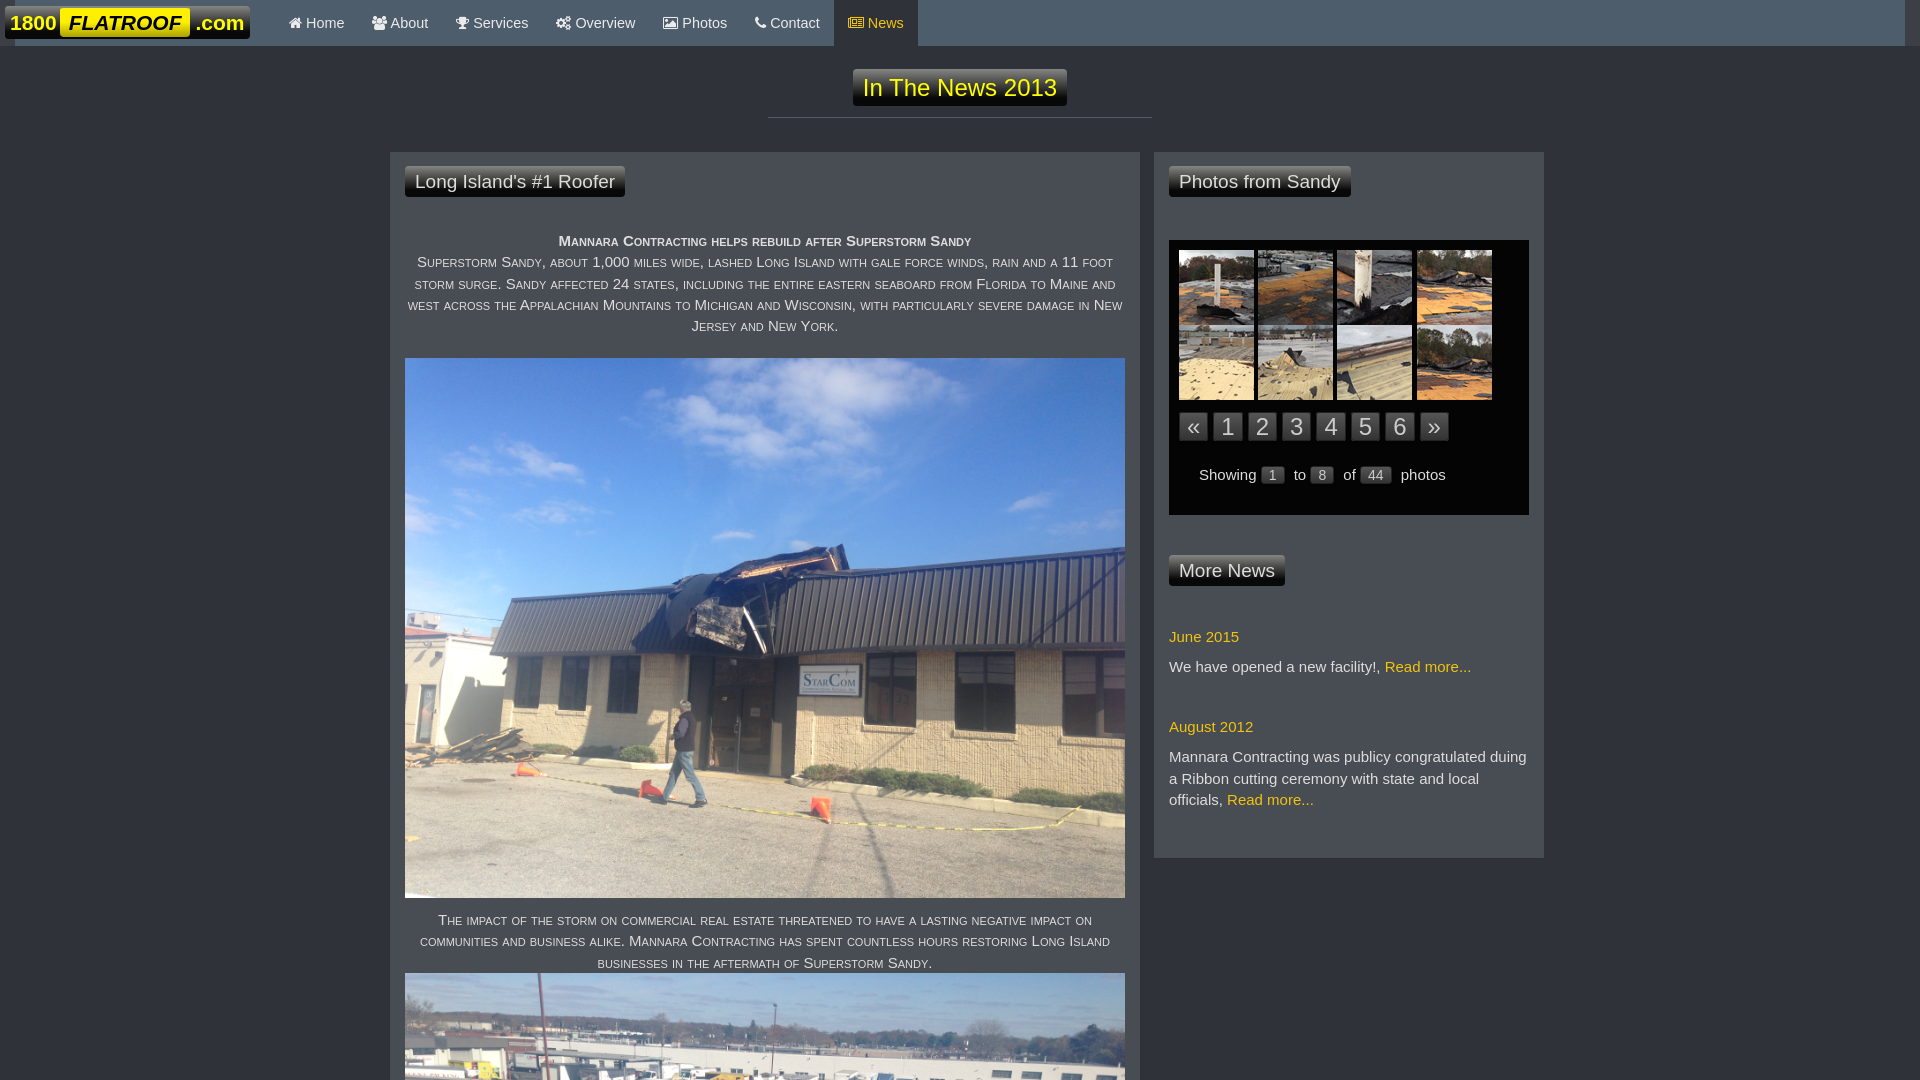 The image size is (1920, 1080). What do you see at coordinates (1375, 285) in the screenshot?
I see `'1800Flatroof.com on the  job'` at bounding box center [1375, 285].